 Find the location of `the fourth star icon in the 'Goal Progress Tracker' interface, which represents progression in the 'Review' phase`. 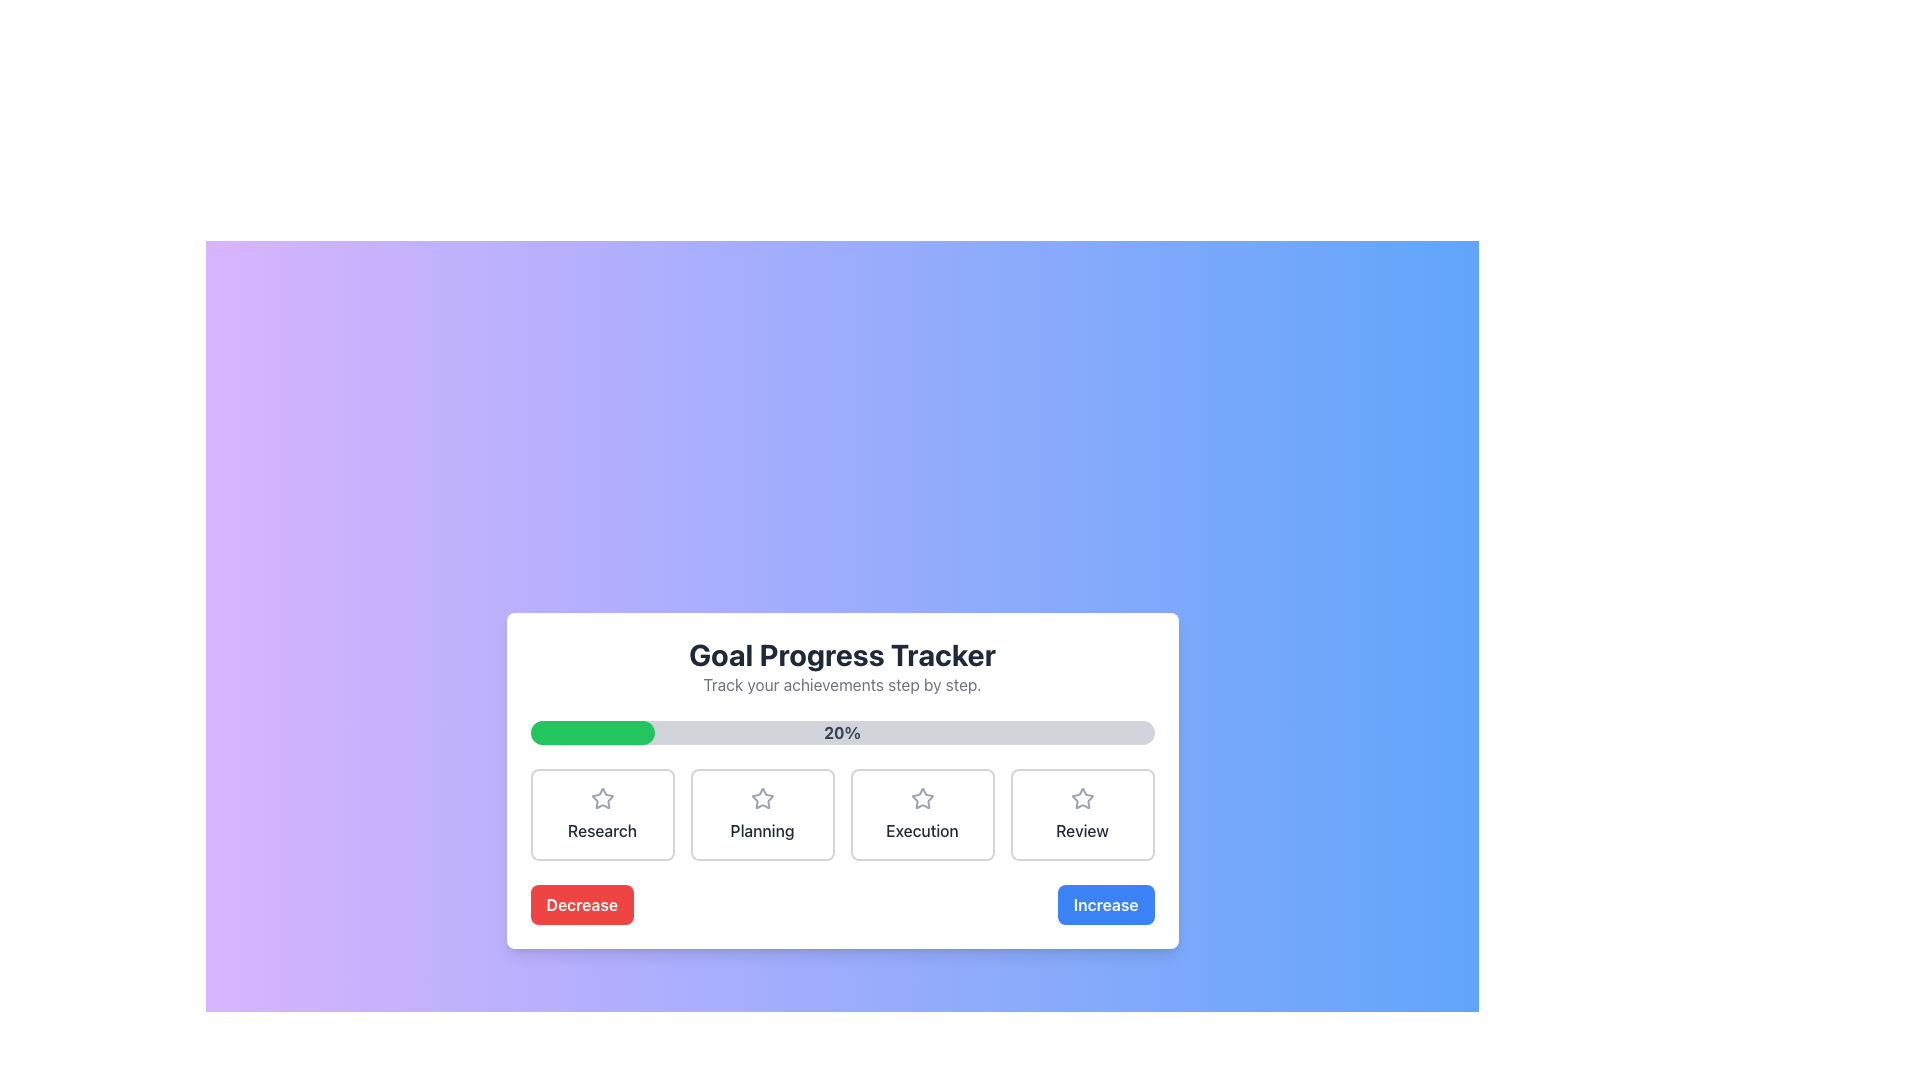

the fourth star icon in the 'Goal Progress Tracker' interface, which represents progression in the 'Review' phase is located at coordinates (1081, 797).